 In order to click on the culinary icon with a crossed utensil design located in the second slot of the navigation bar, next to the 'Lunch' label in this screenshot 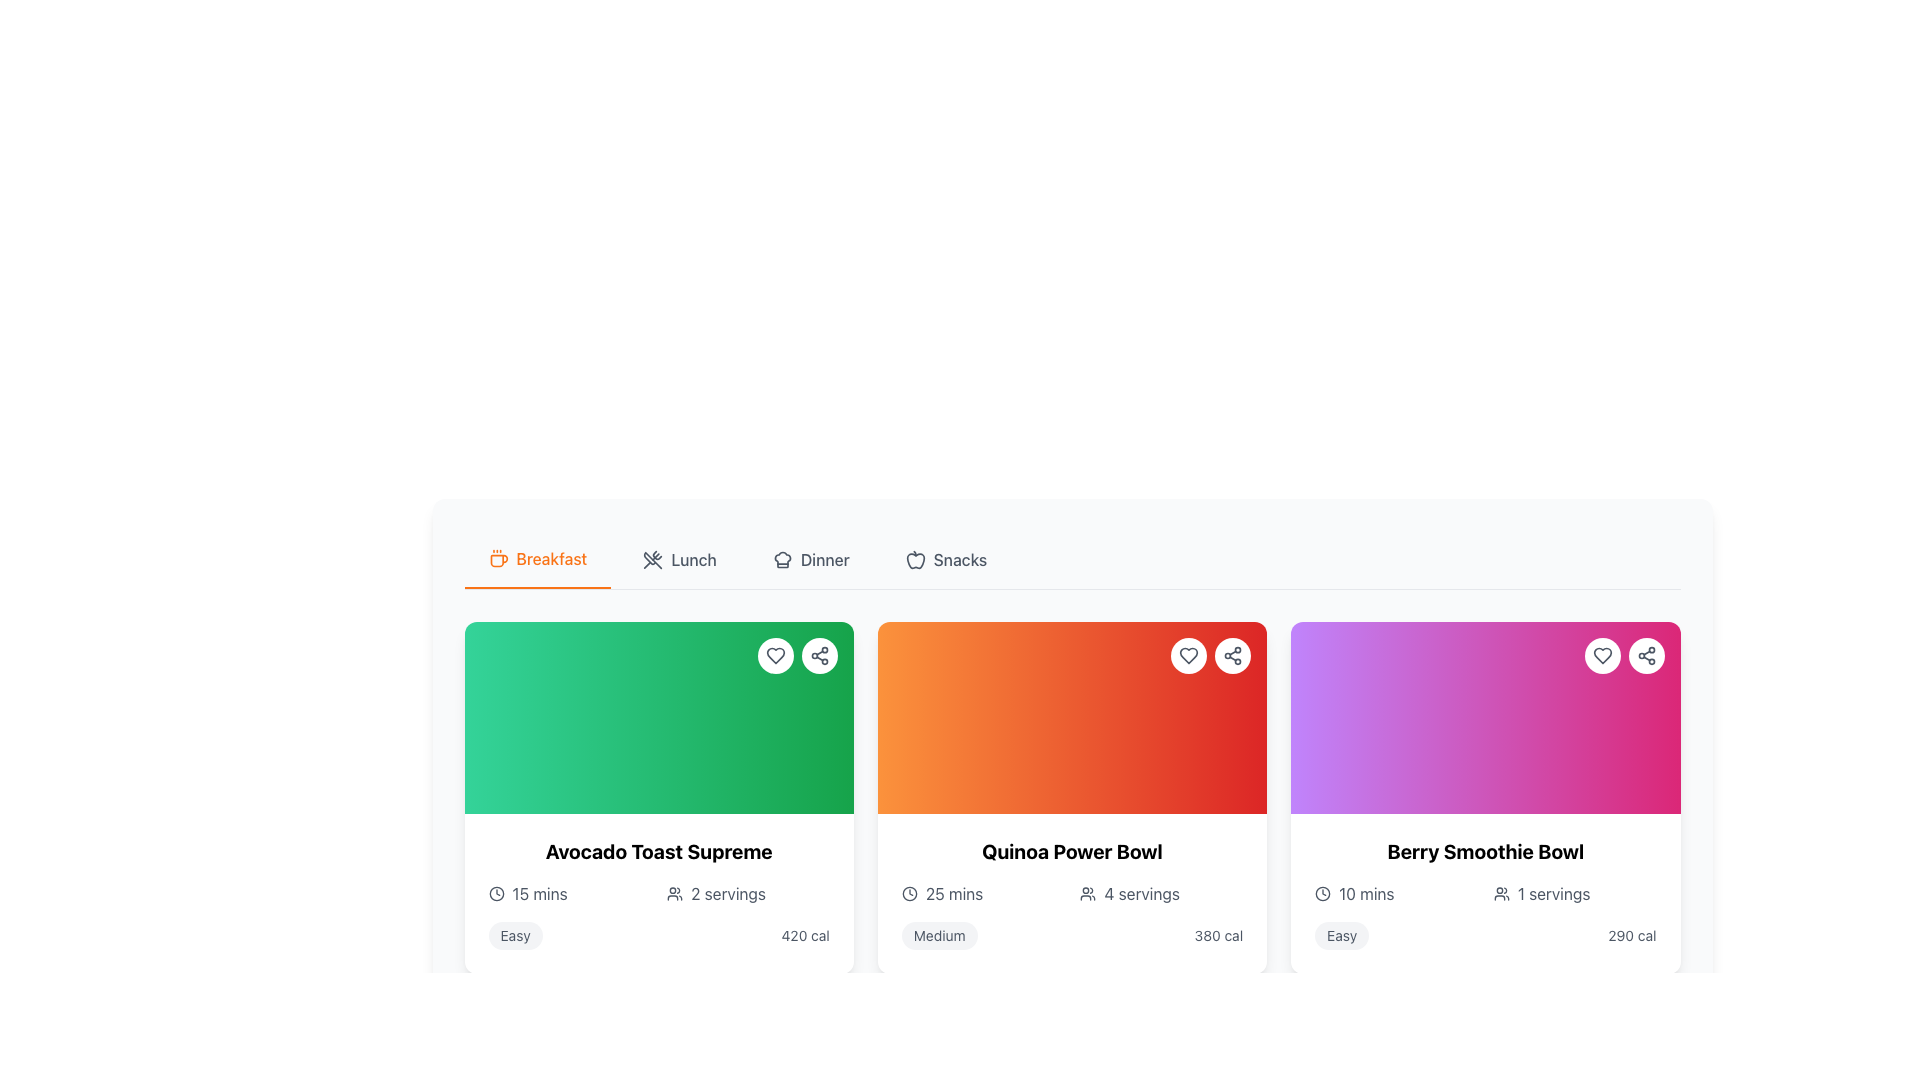, I will do `click(653, 560)`.